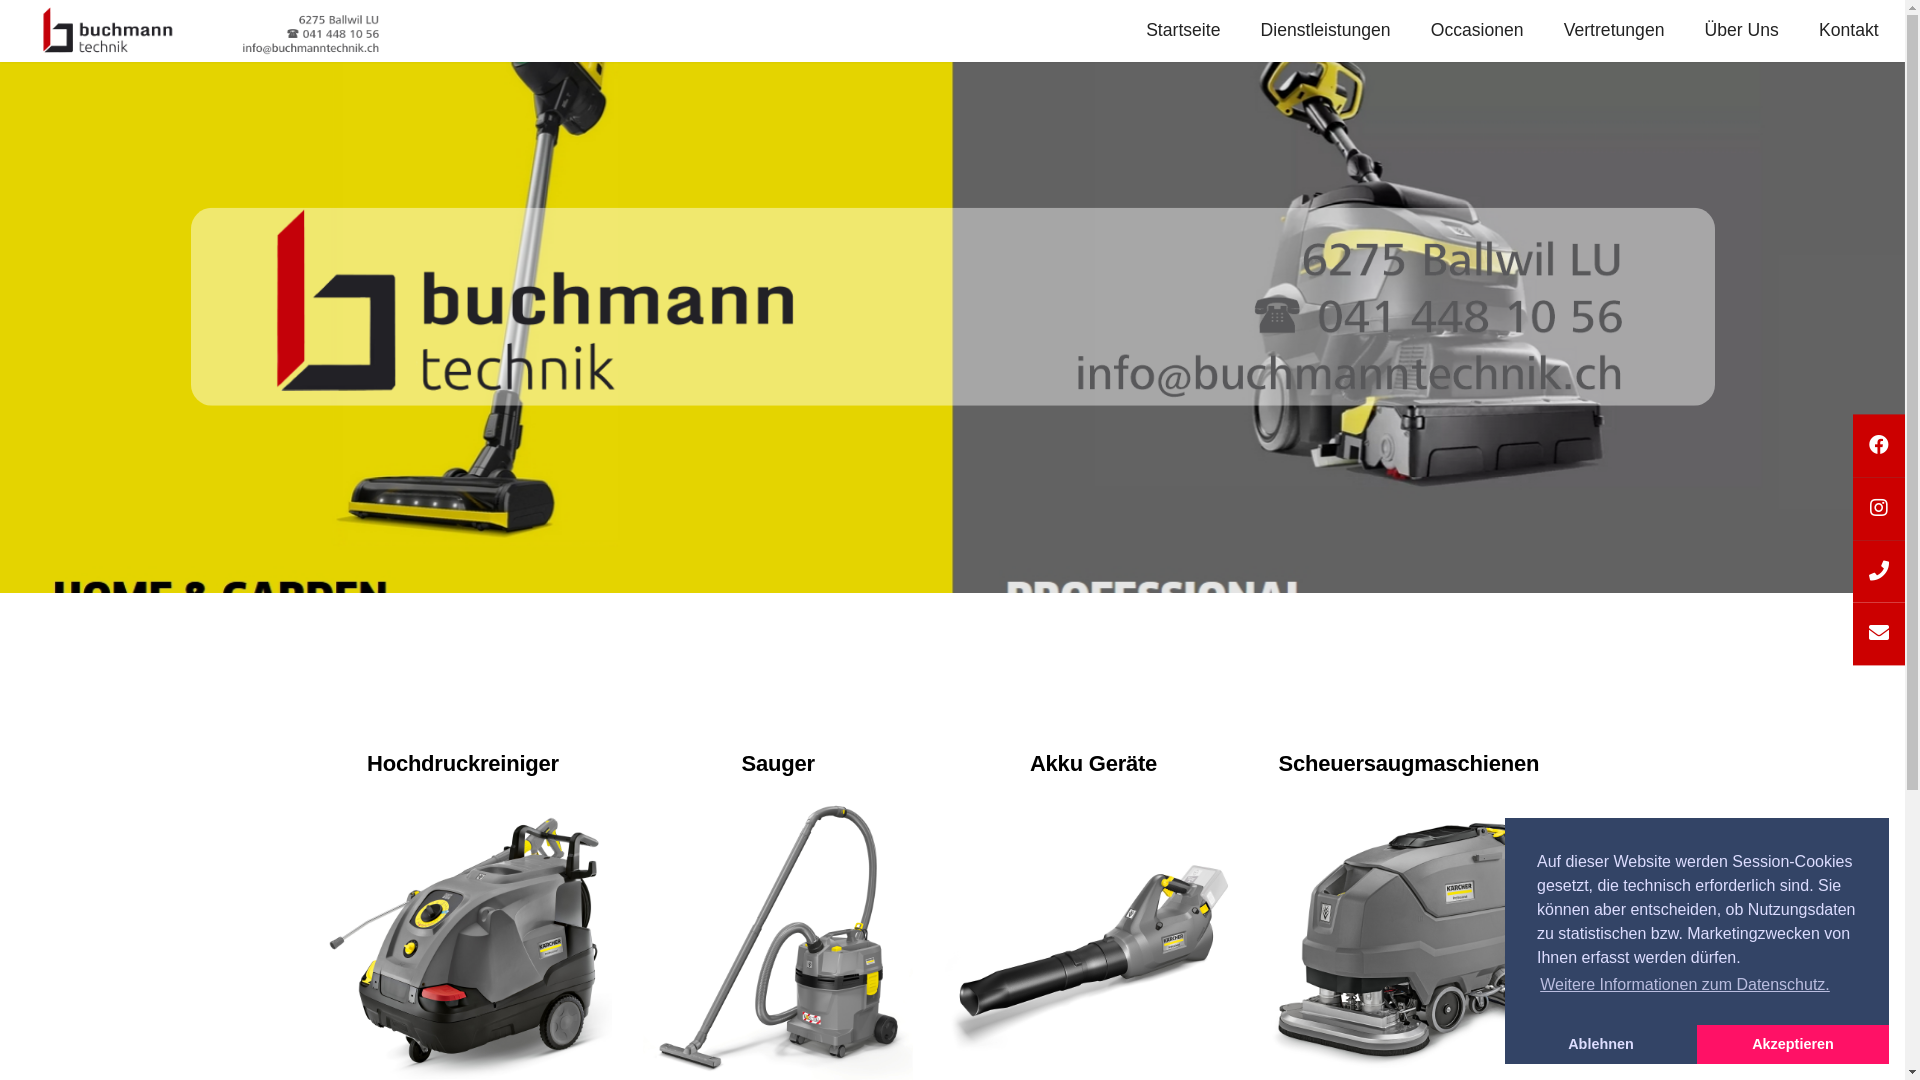 Image resolution: width=1920 pixels, height=1080 pixels. Describe the element at coordinates (1819, 30) in the screenshot. I see `'Kontakt'` at that location.